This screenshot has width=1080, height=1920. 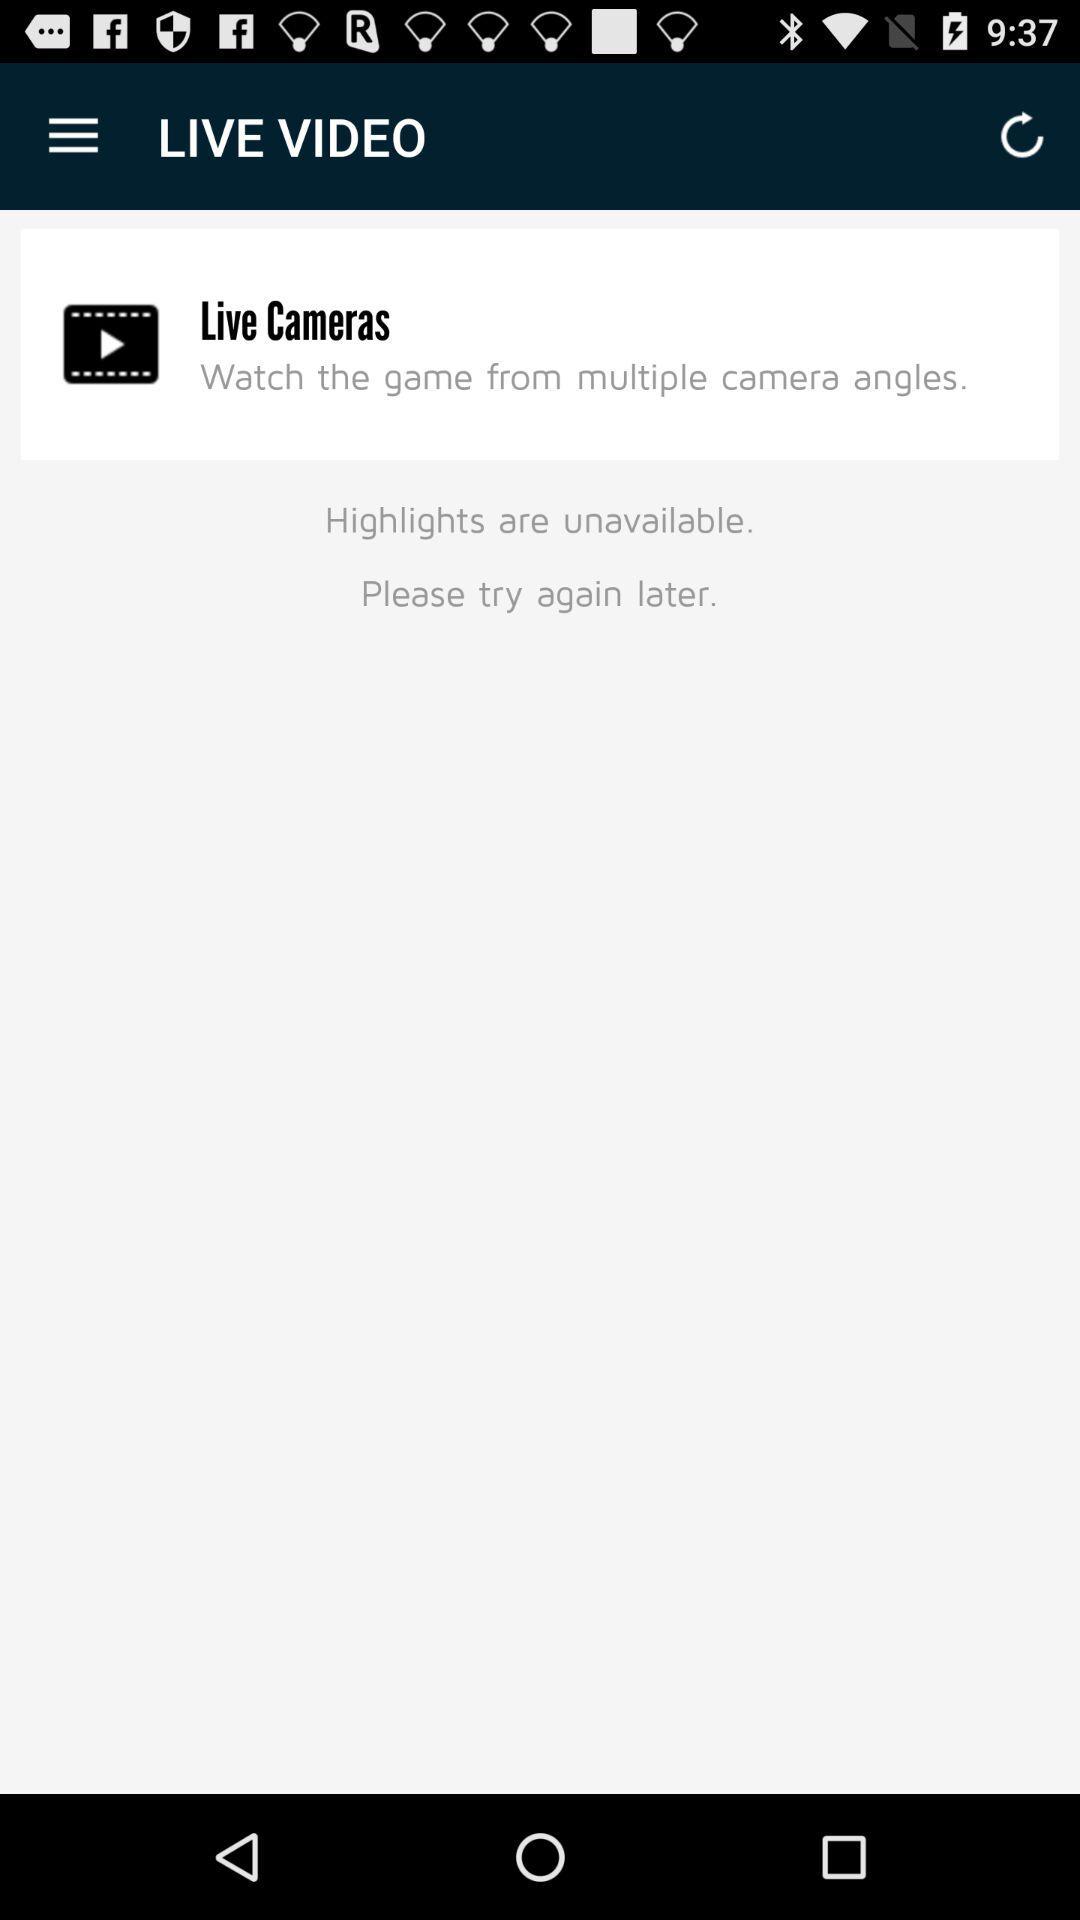 I want to click on the icon above highlights are unavailable item, so click(x=585, y=375).